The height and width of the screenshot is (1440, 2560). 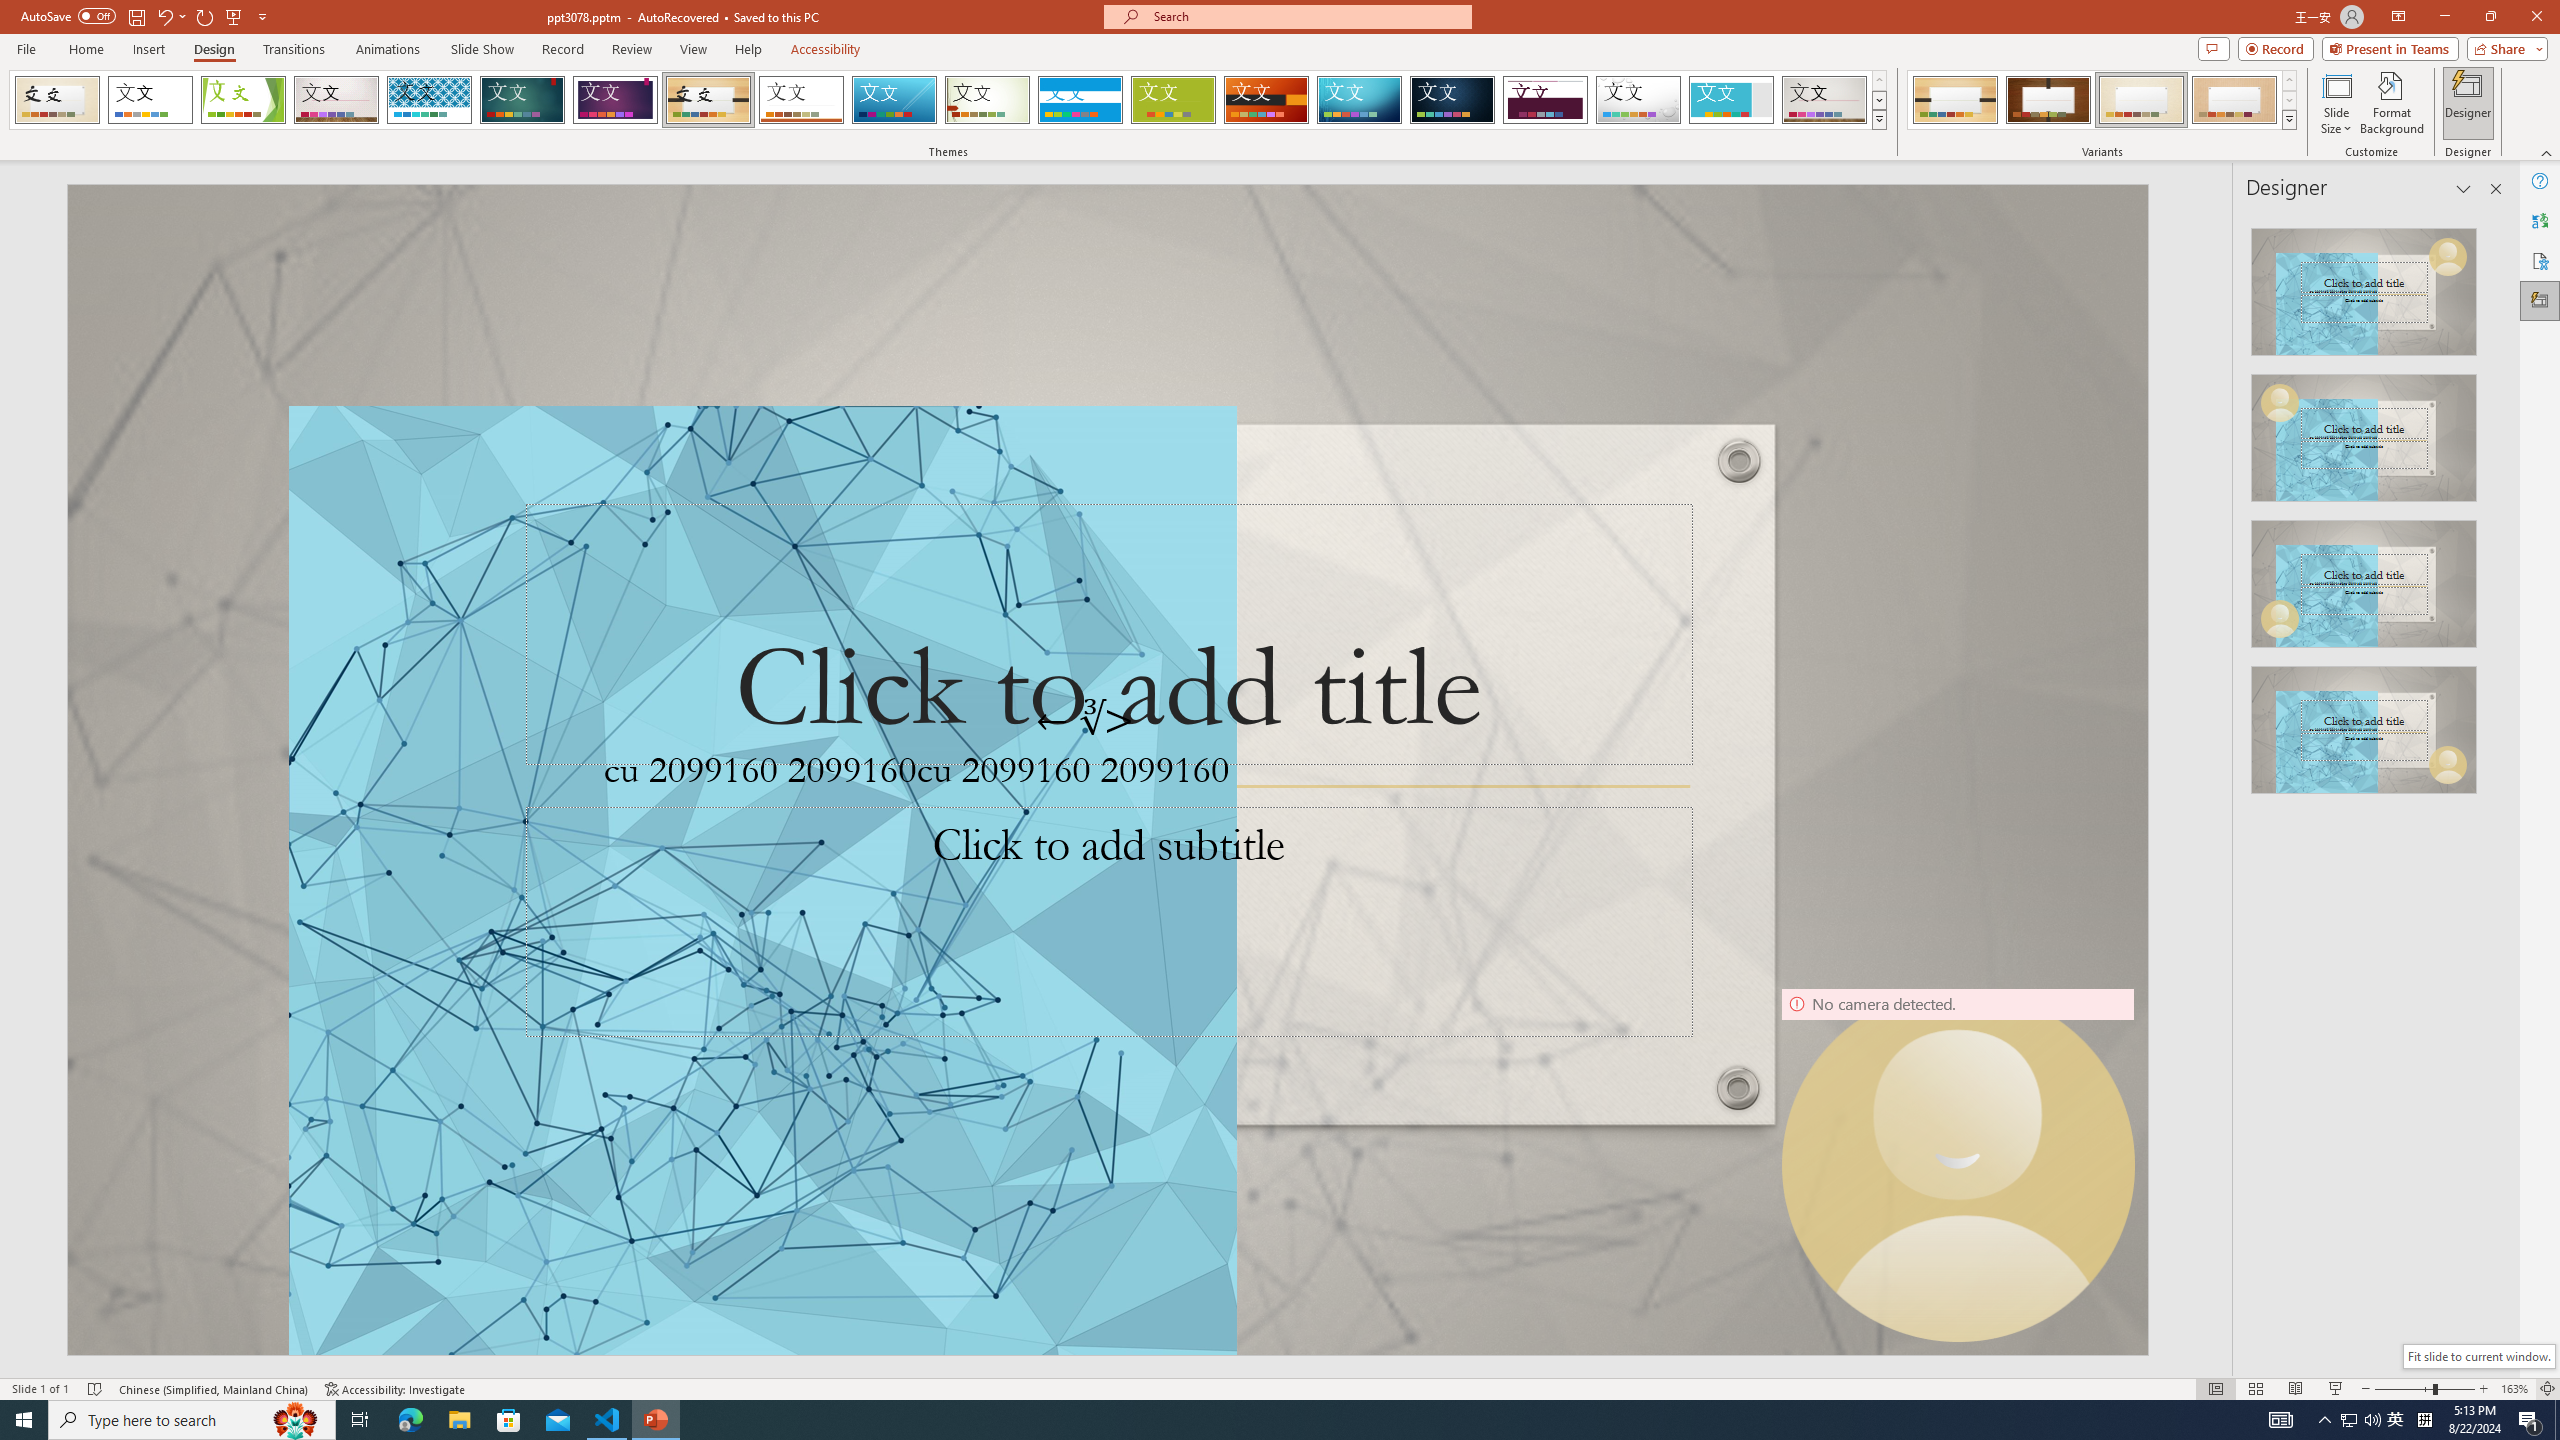 What do you see at coordinates (2463, 188) in the screenshot?
I see `'Task Pane Options'` at bounding box center [2463, 188].